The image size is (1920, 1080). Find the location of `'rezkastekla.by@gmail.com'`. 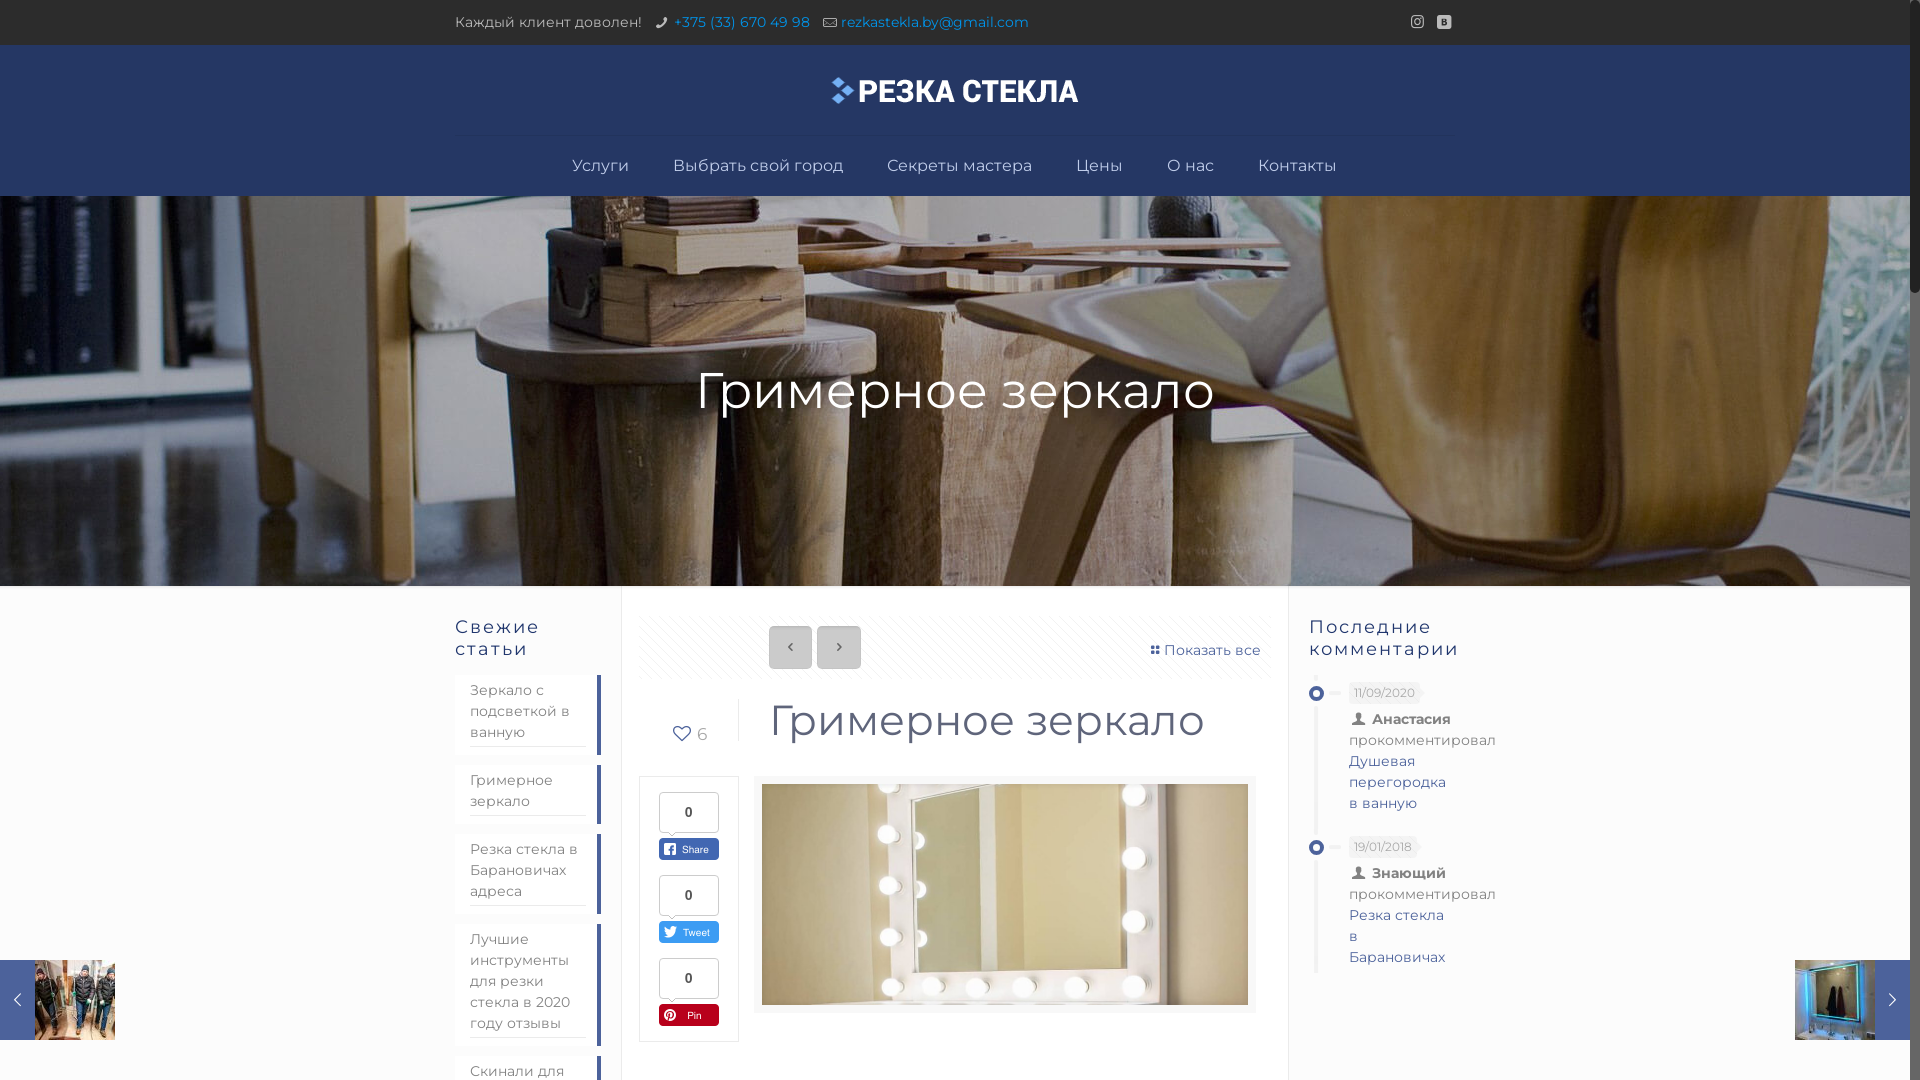

'rezkastekla.by@gmail.com' is located at coordinates (934, 22).